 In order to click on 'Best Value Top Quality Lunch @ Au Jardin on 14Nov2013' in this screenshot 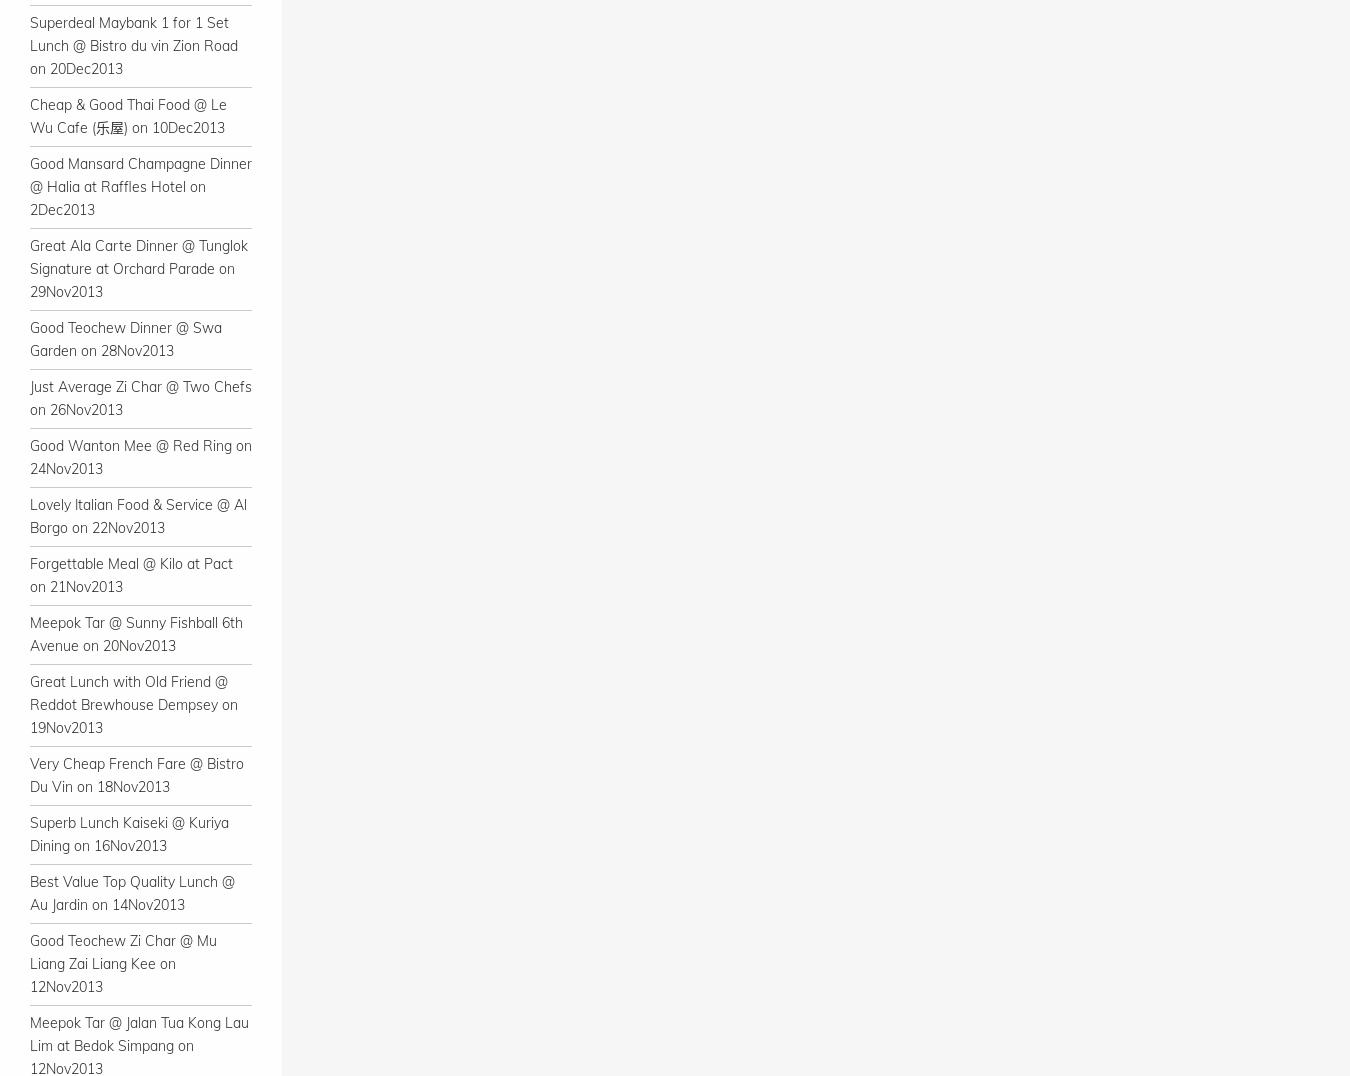, I will do `click(132, 893)`.